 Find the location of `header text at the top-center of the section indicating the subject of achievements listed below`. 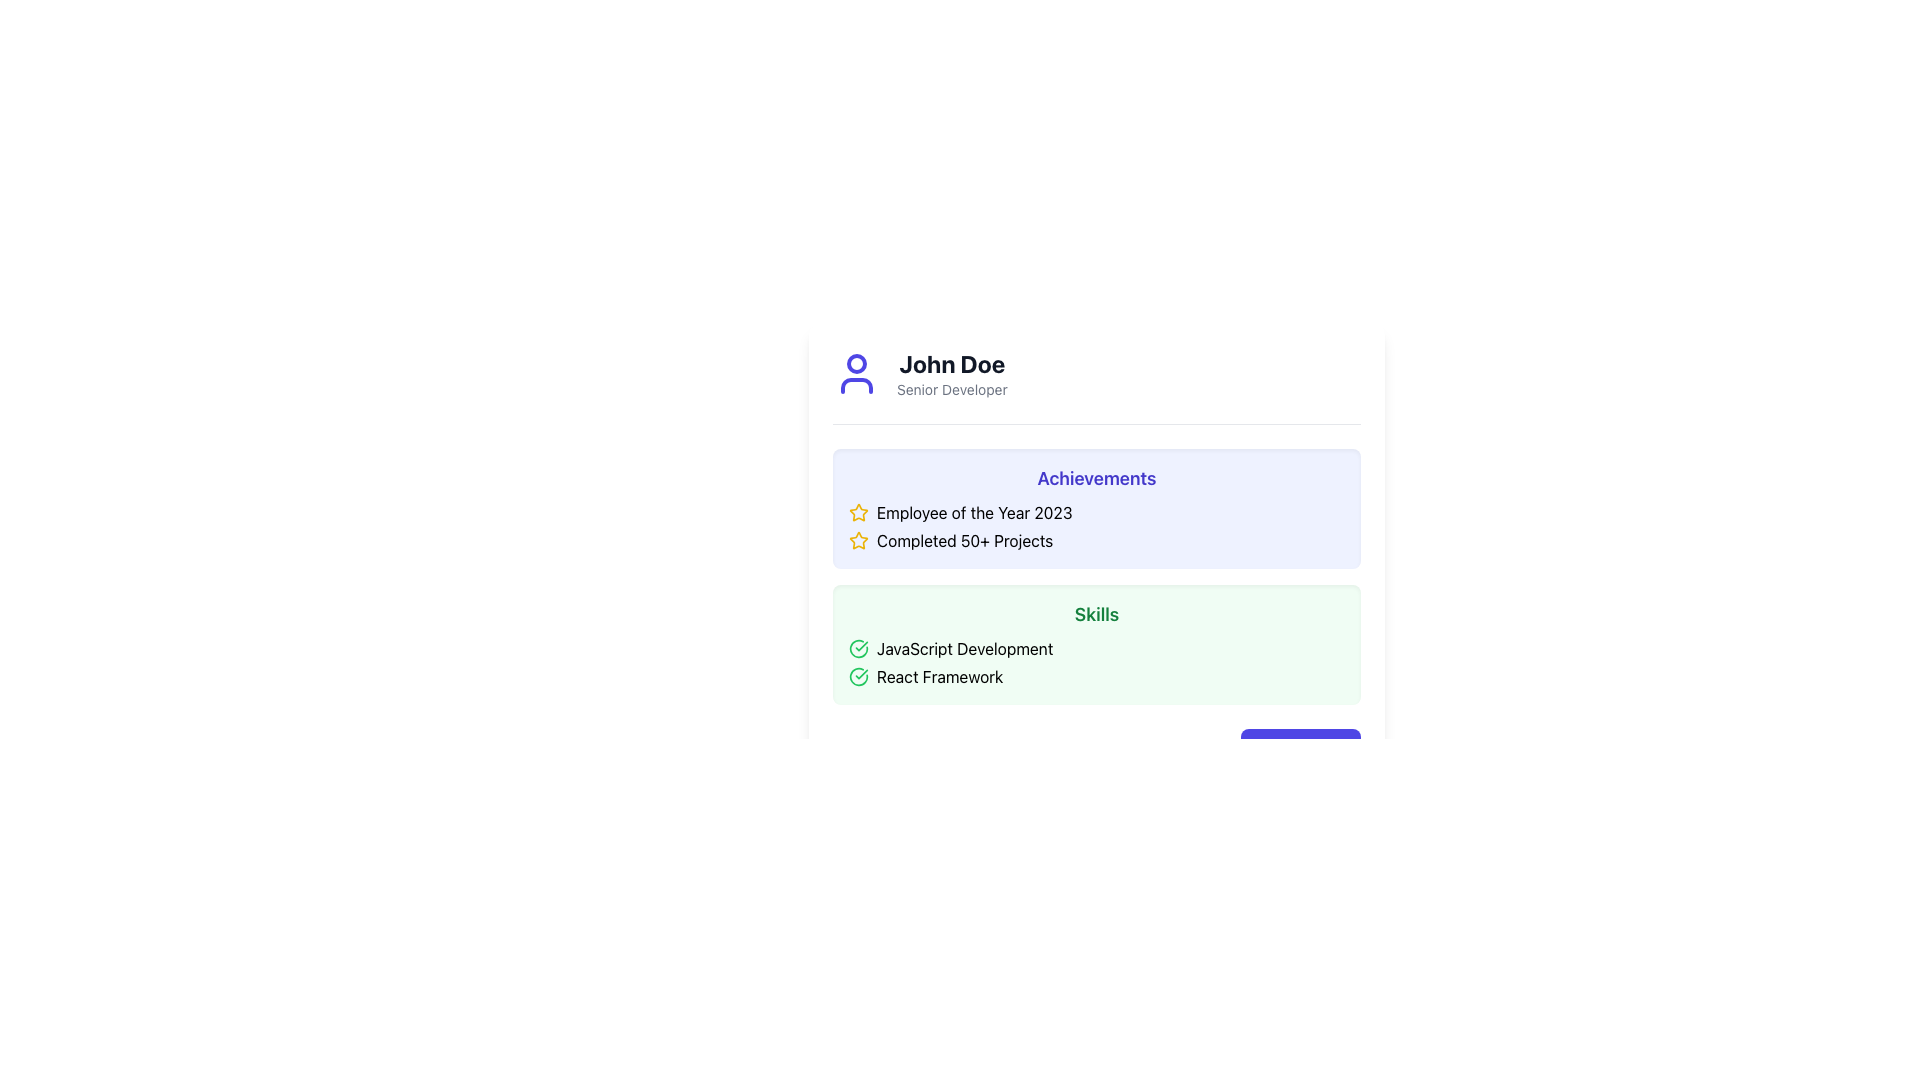

header text at the top-center of the section indicating the subject of achievements listed below is located at coordinates (1096, 478).